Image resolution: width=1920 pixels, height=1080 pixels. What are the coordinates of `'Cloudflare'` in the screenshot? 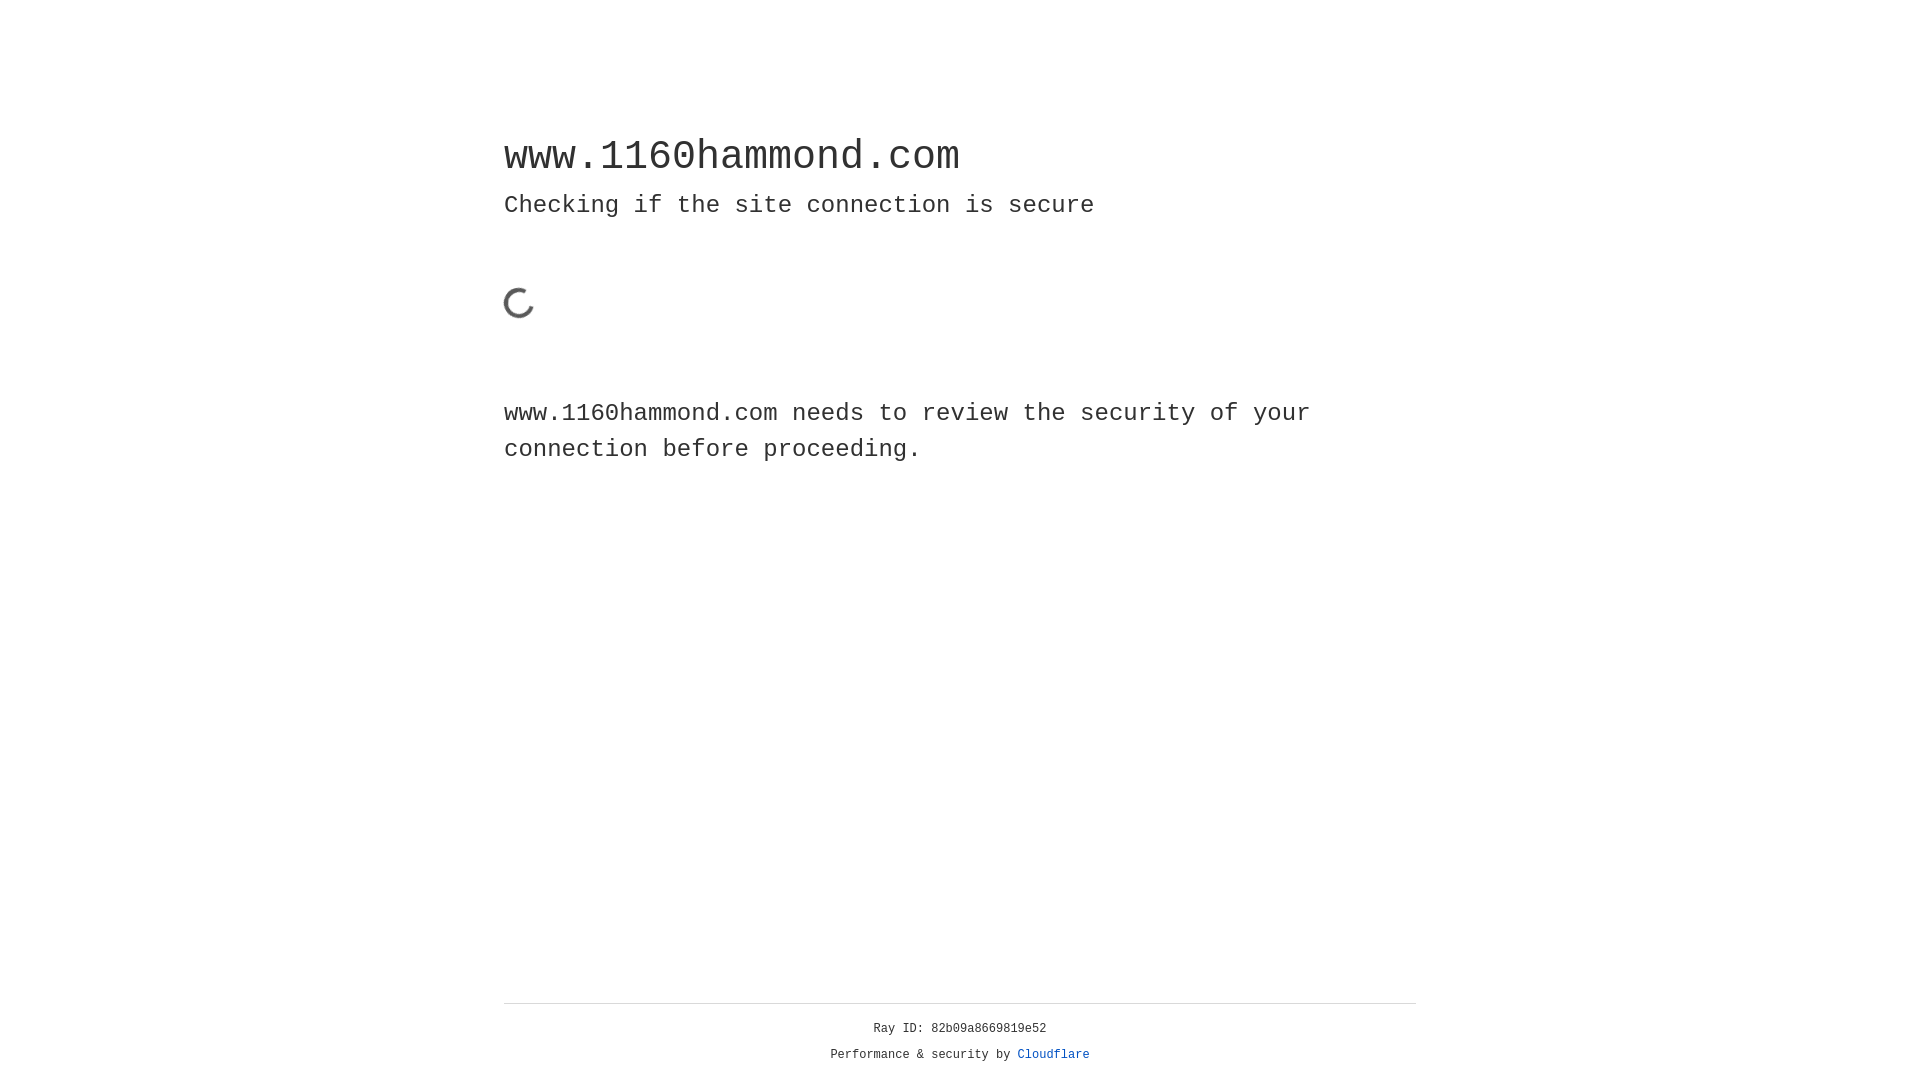 It's located at (1053, 1054).